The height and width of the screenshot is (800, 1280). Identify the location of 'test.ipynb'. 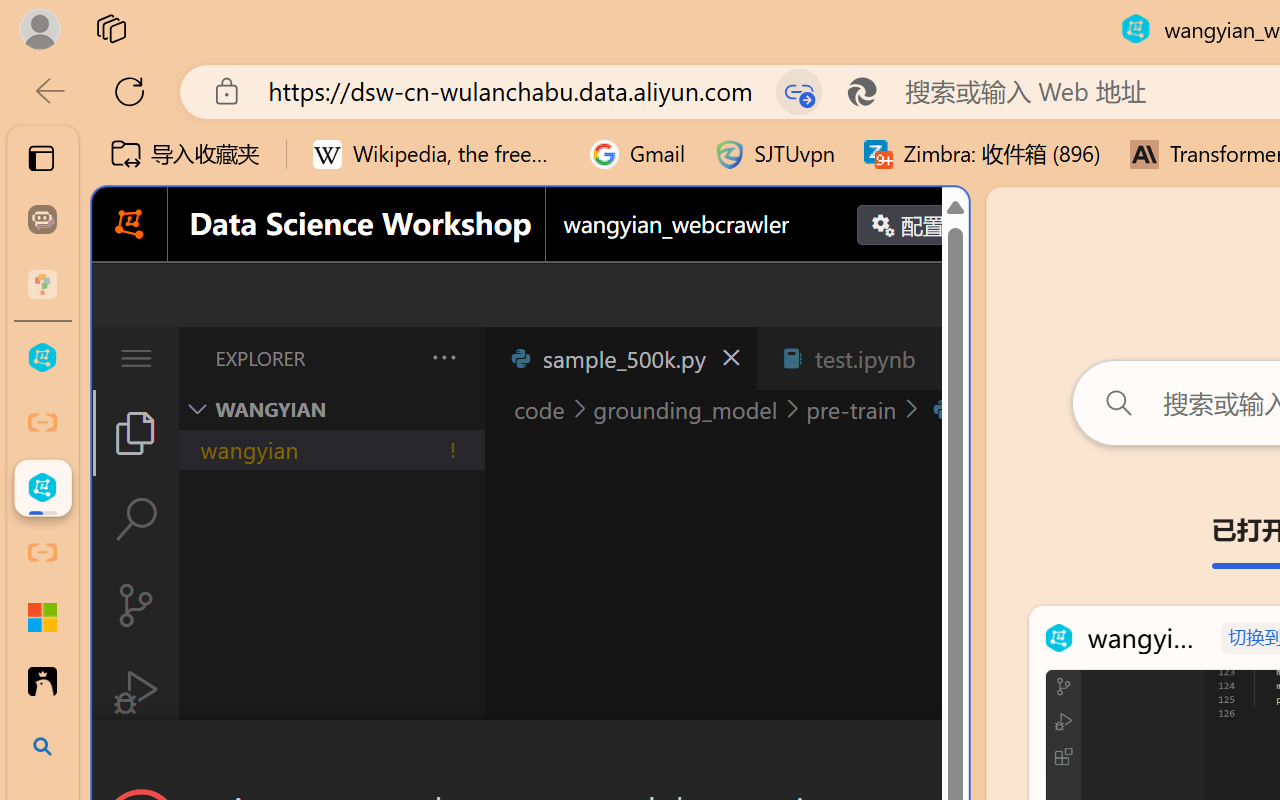
(864, 358).